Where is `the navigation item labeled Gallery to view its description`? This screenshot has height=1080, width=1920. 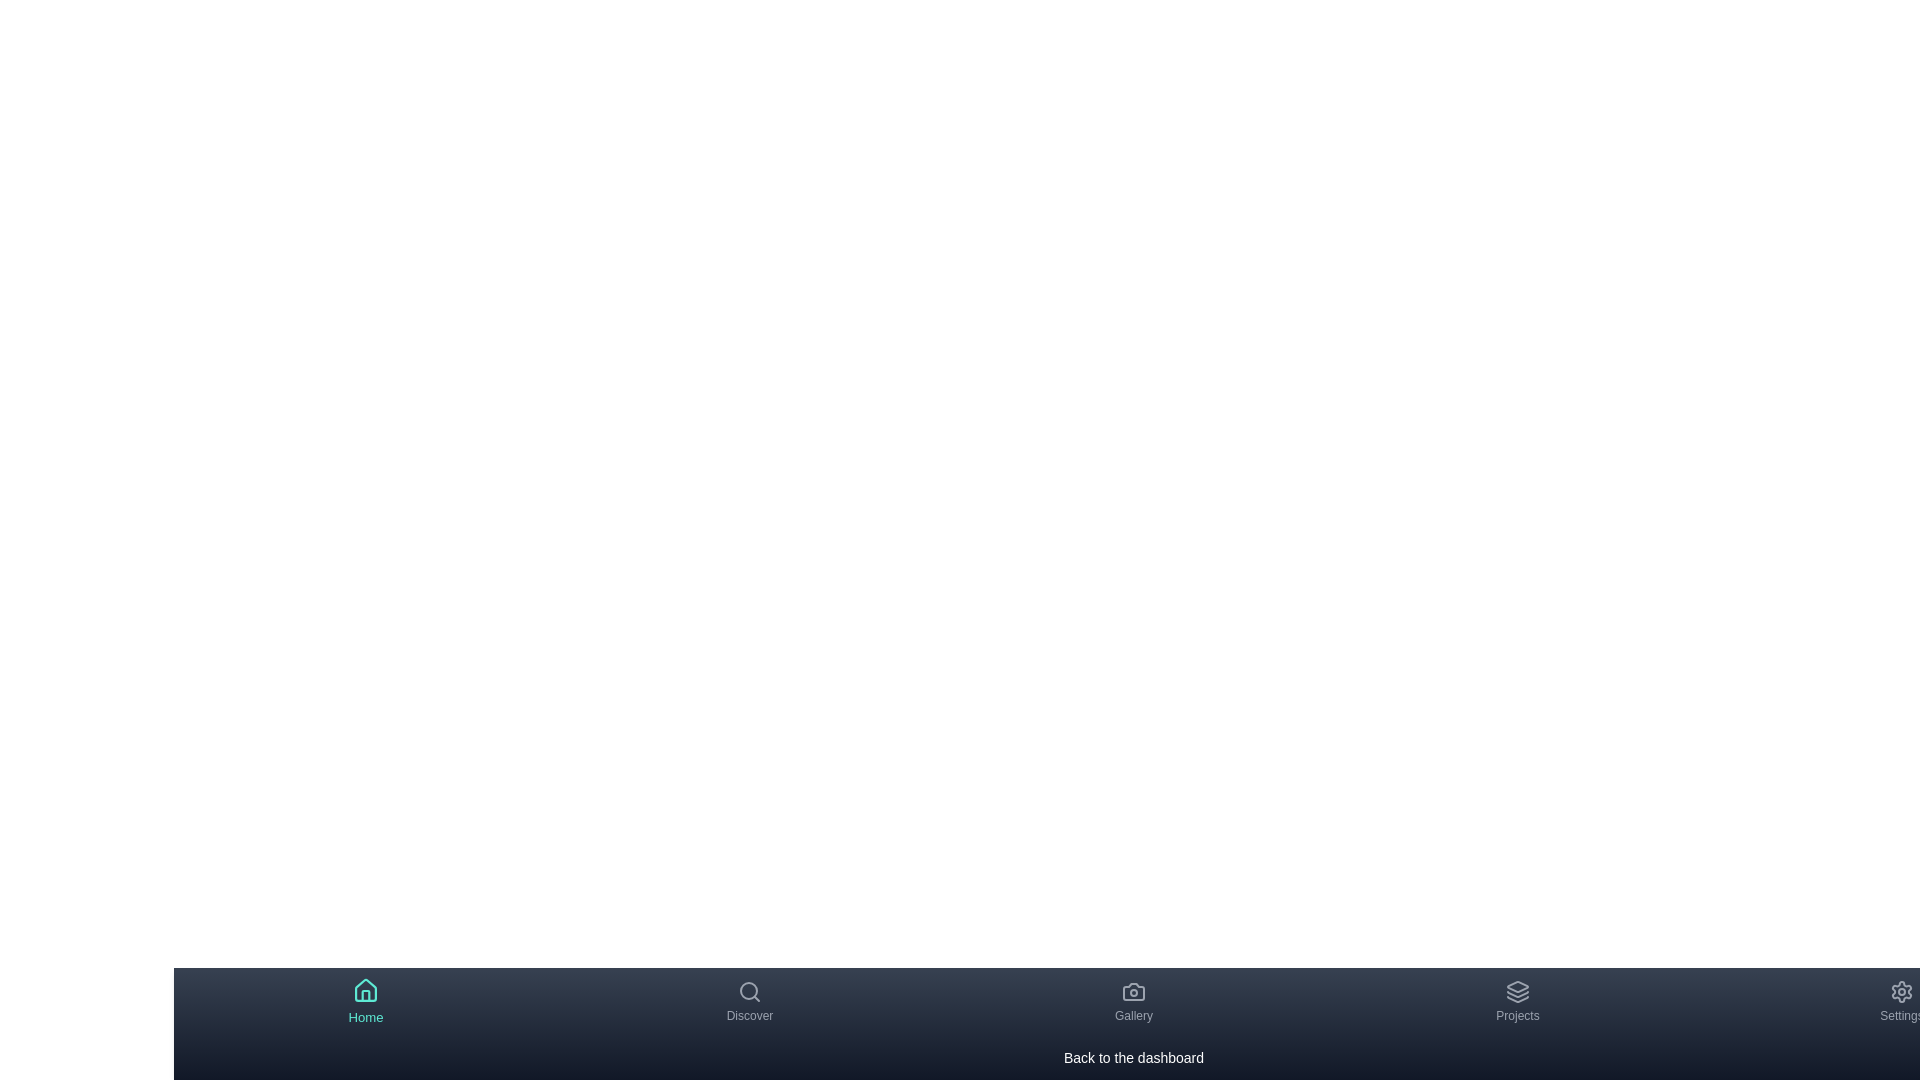 the navigation item labeled Gallery to view its description is located at coordinates (1133, 1002).